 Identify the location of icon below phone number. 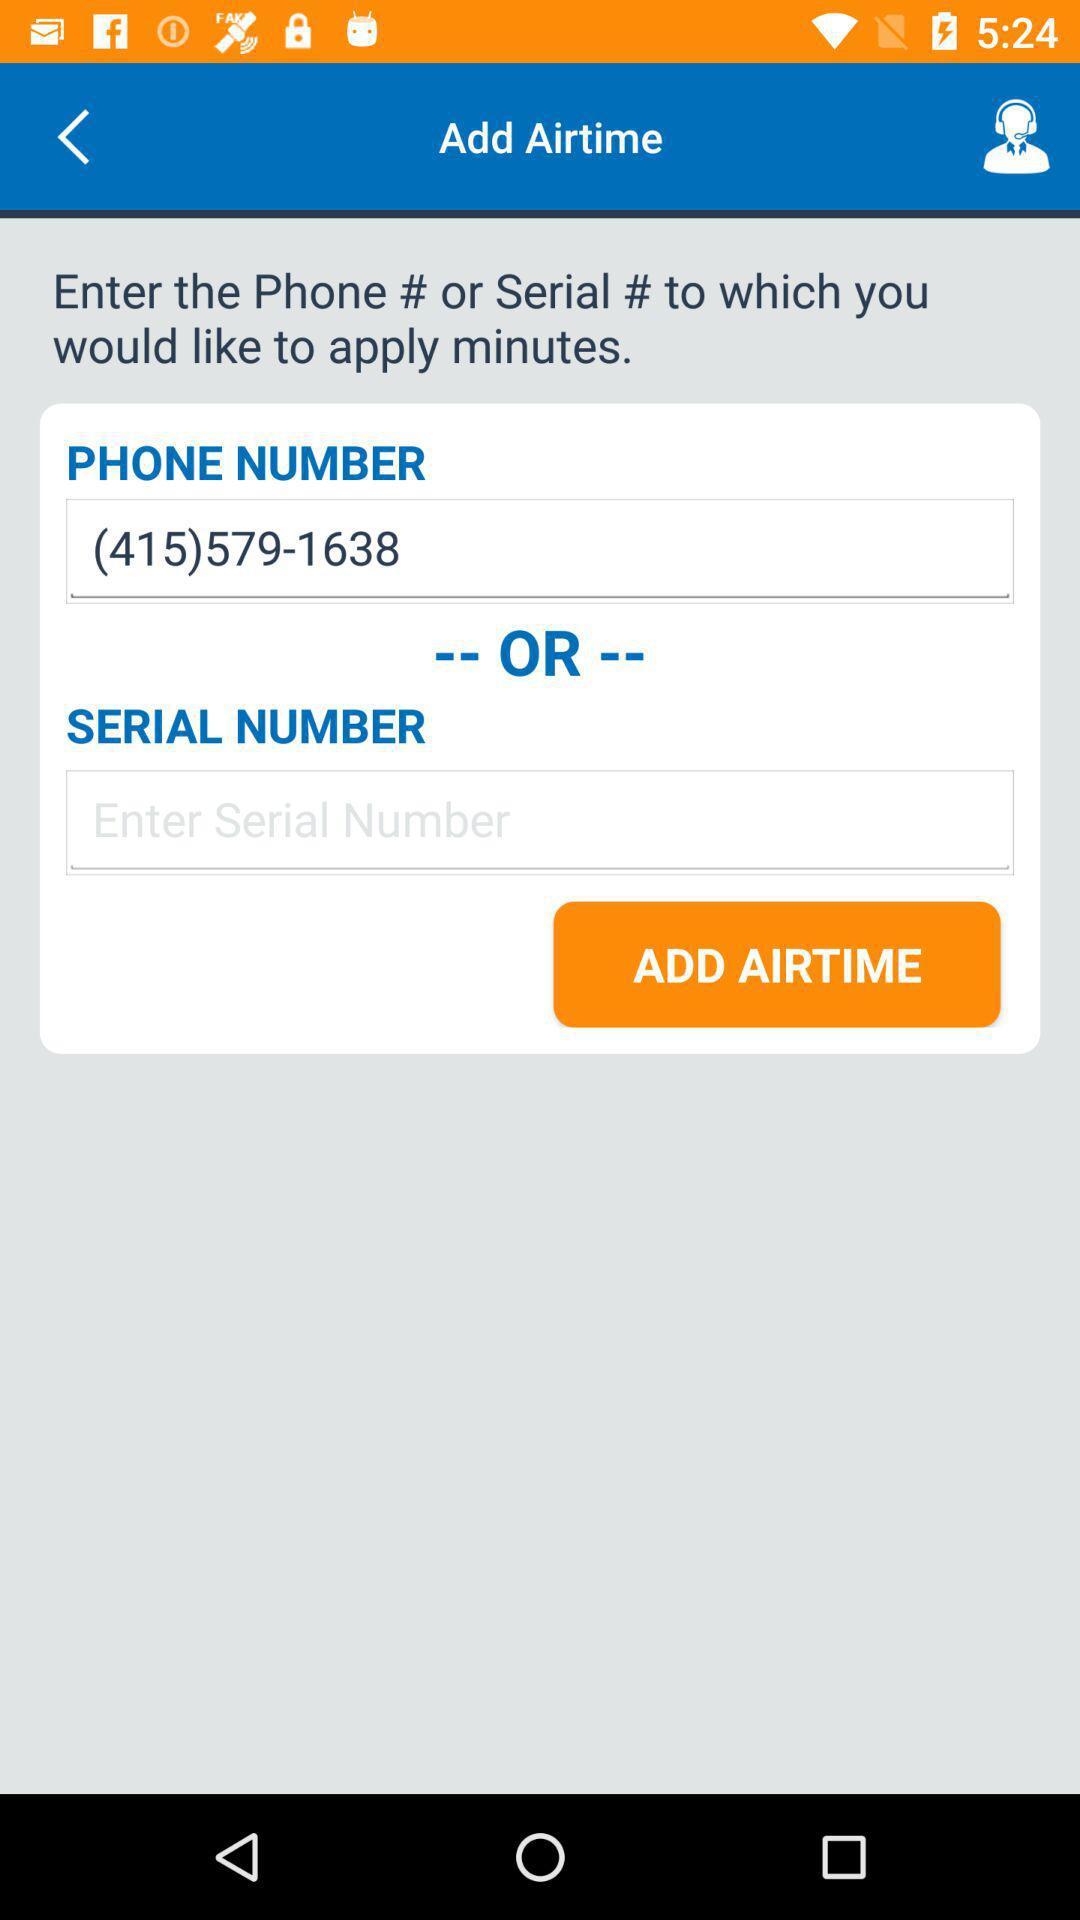
(540, 551).